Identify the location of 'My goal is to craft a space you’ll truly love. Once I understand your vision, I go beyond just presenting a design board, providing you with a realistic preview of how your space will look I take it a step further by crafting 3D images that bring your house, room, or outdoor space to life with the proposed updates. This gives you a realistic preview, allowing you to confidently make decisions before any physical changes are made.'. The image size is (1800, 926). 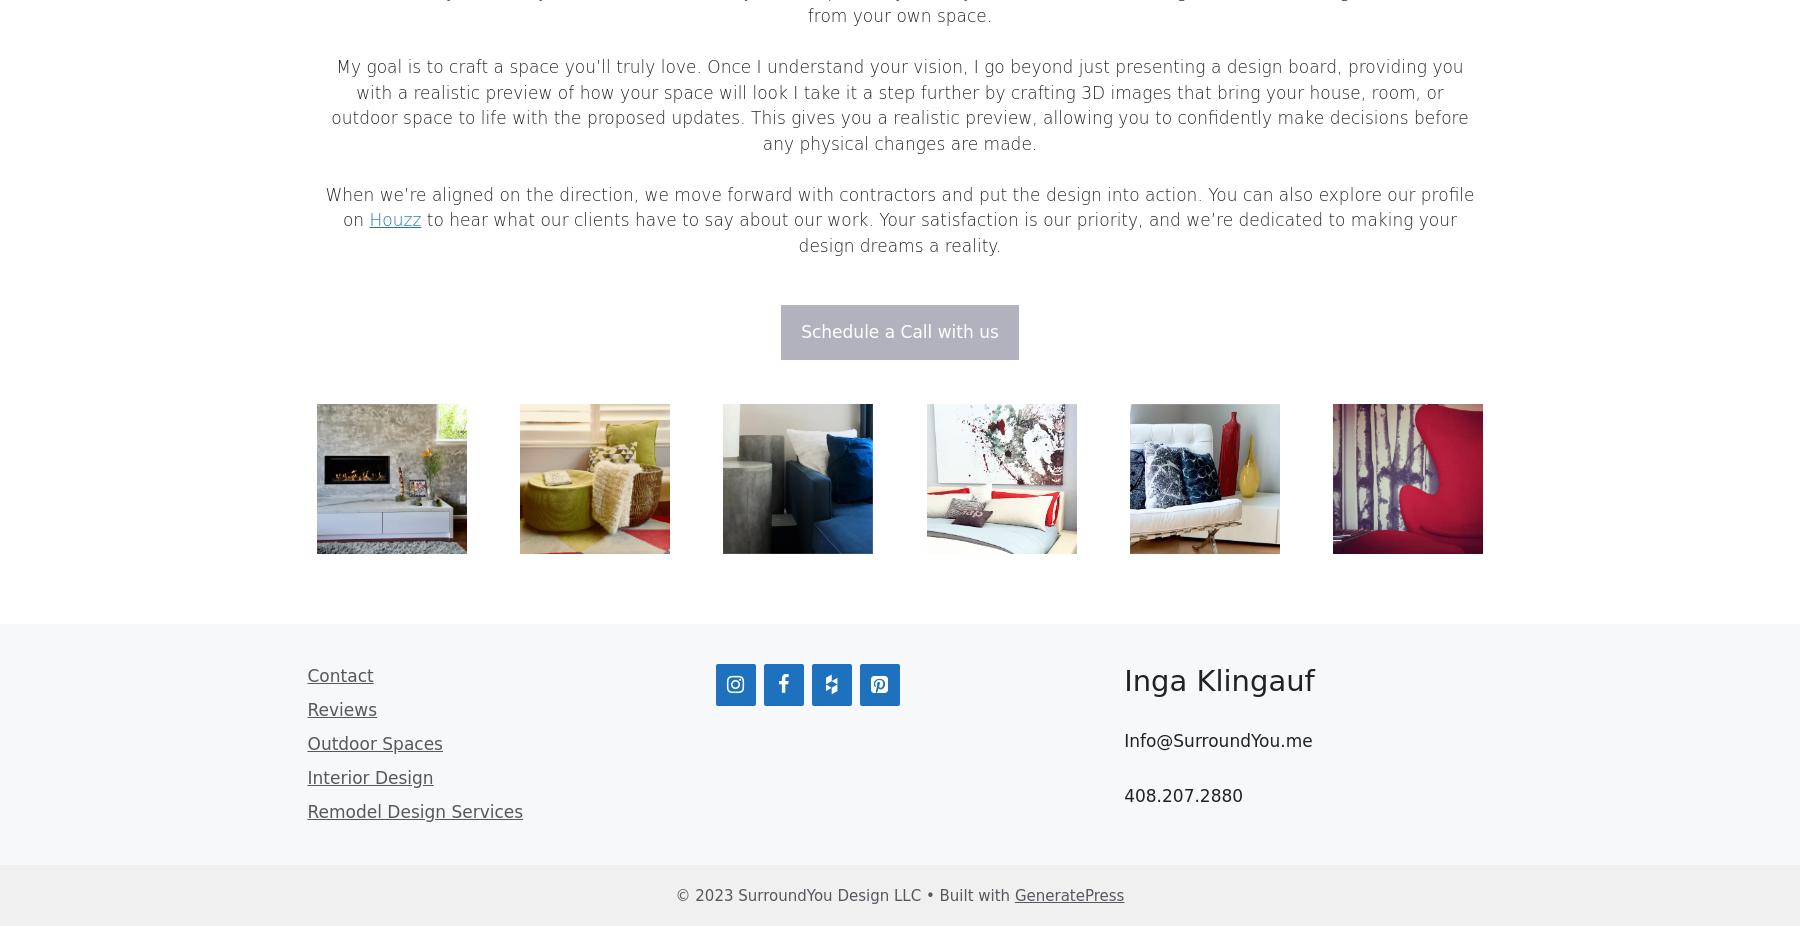
(330, 104).